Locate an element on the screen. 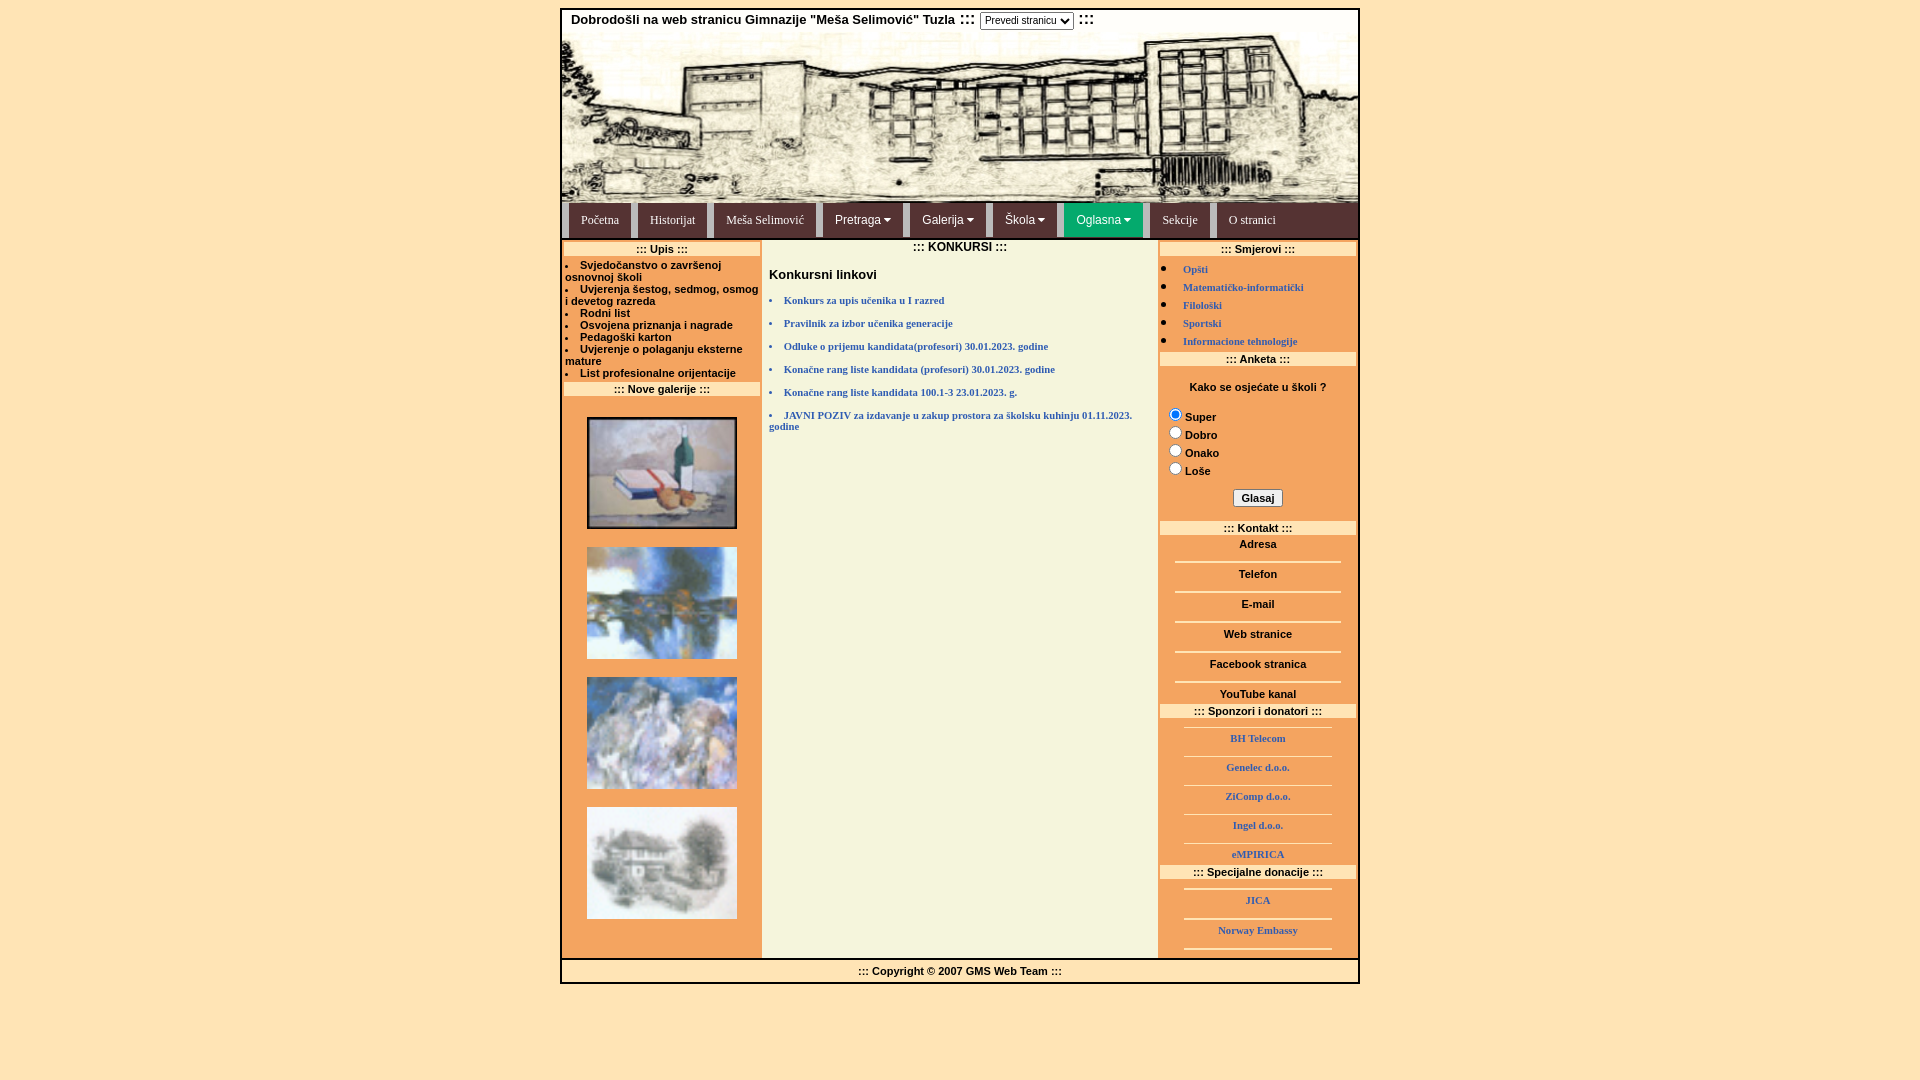 This screenshot has width=1920, height=1080. 'Norway Embassy' is located at coordinates (1256, 930).